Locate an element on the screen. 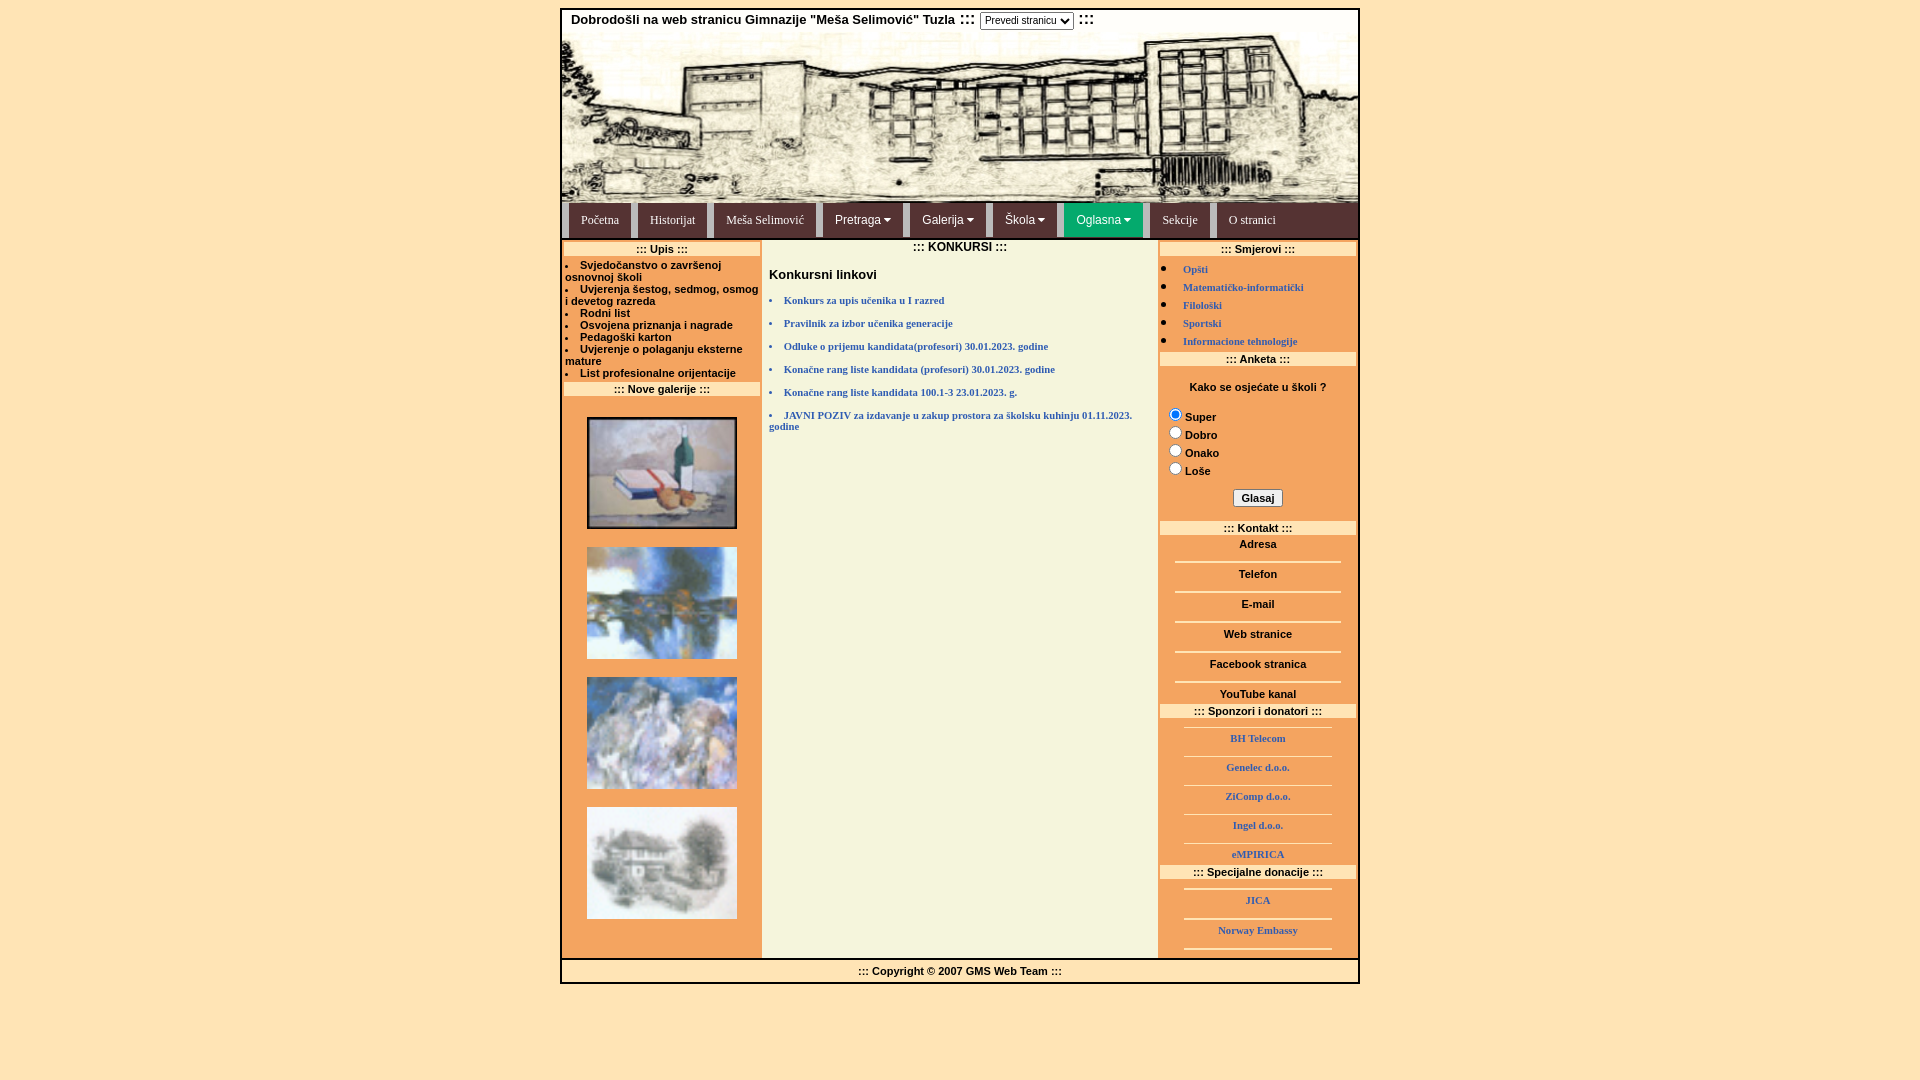 This screenshot has width=1920, height=1080. 'Norway Embassy' is located at coordinates (1256, 930).